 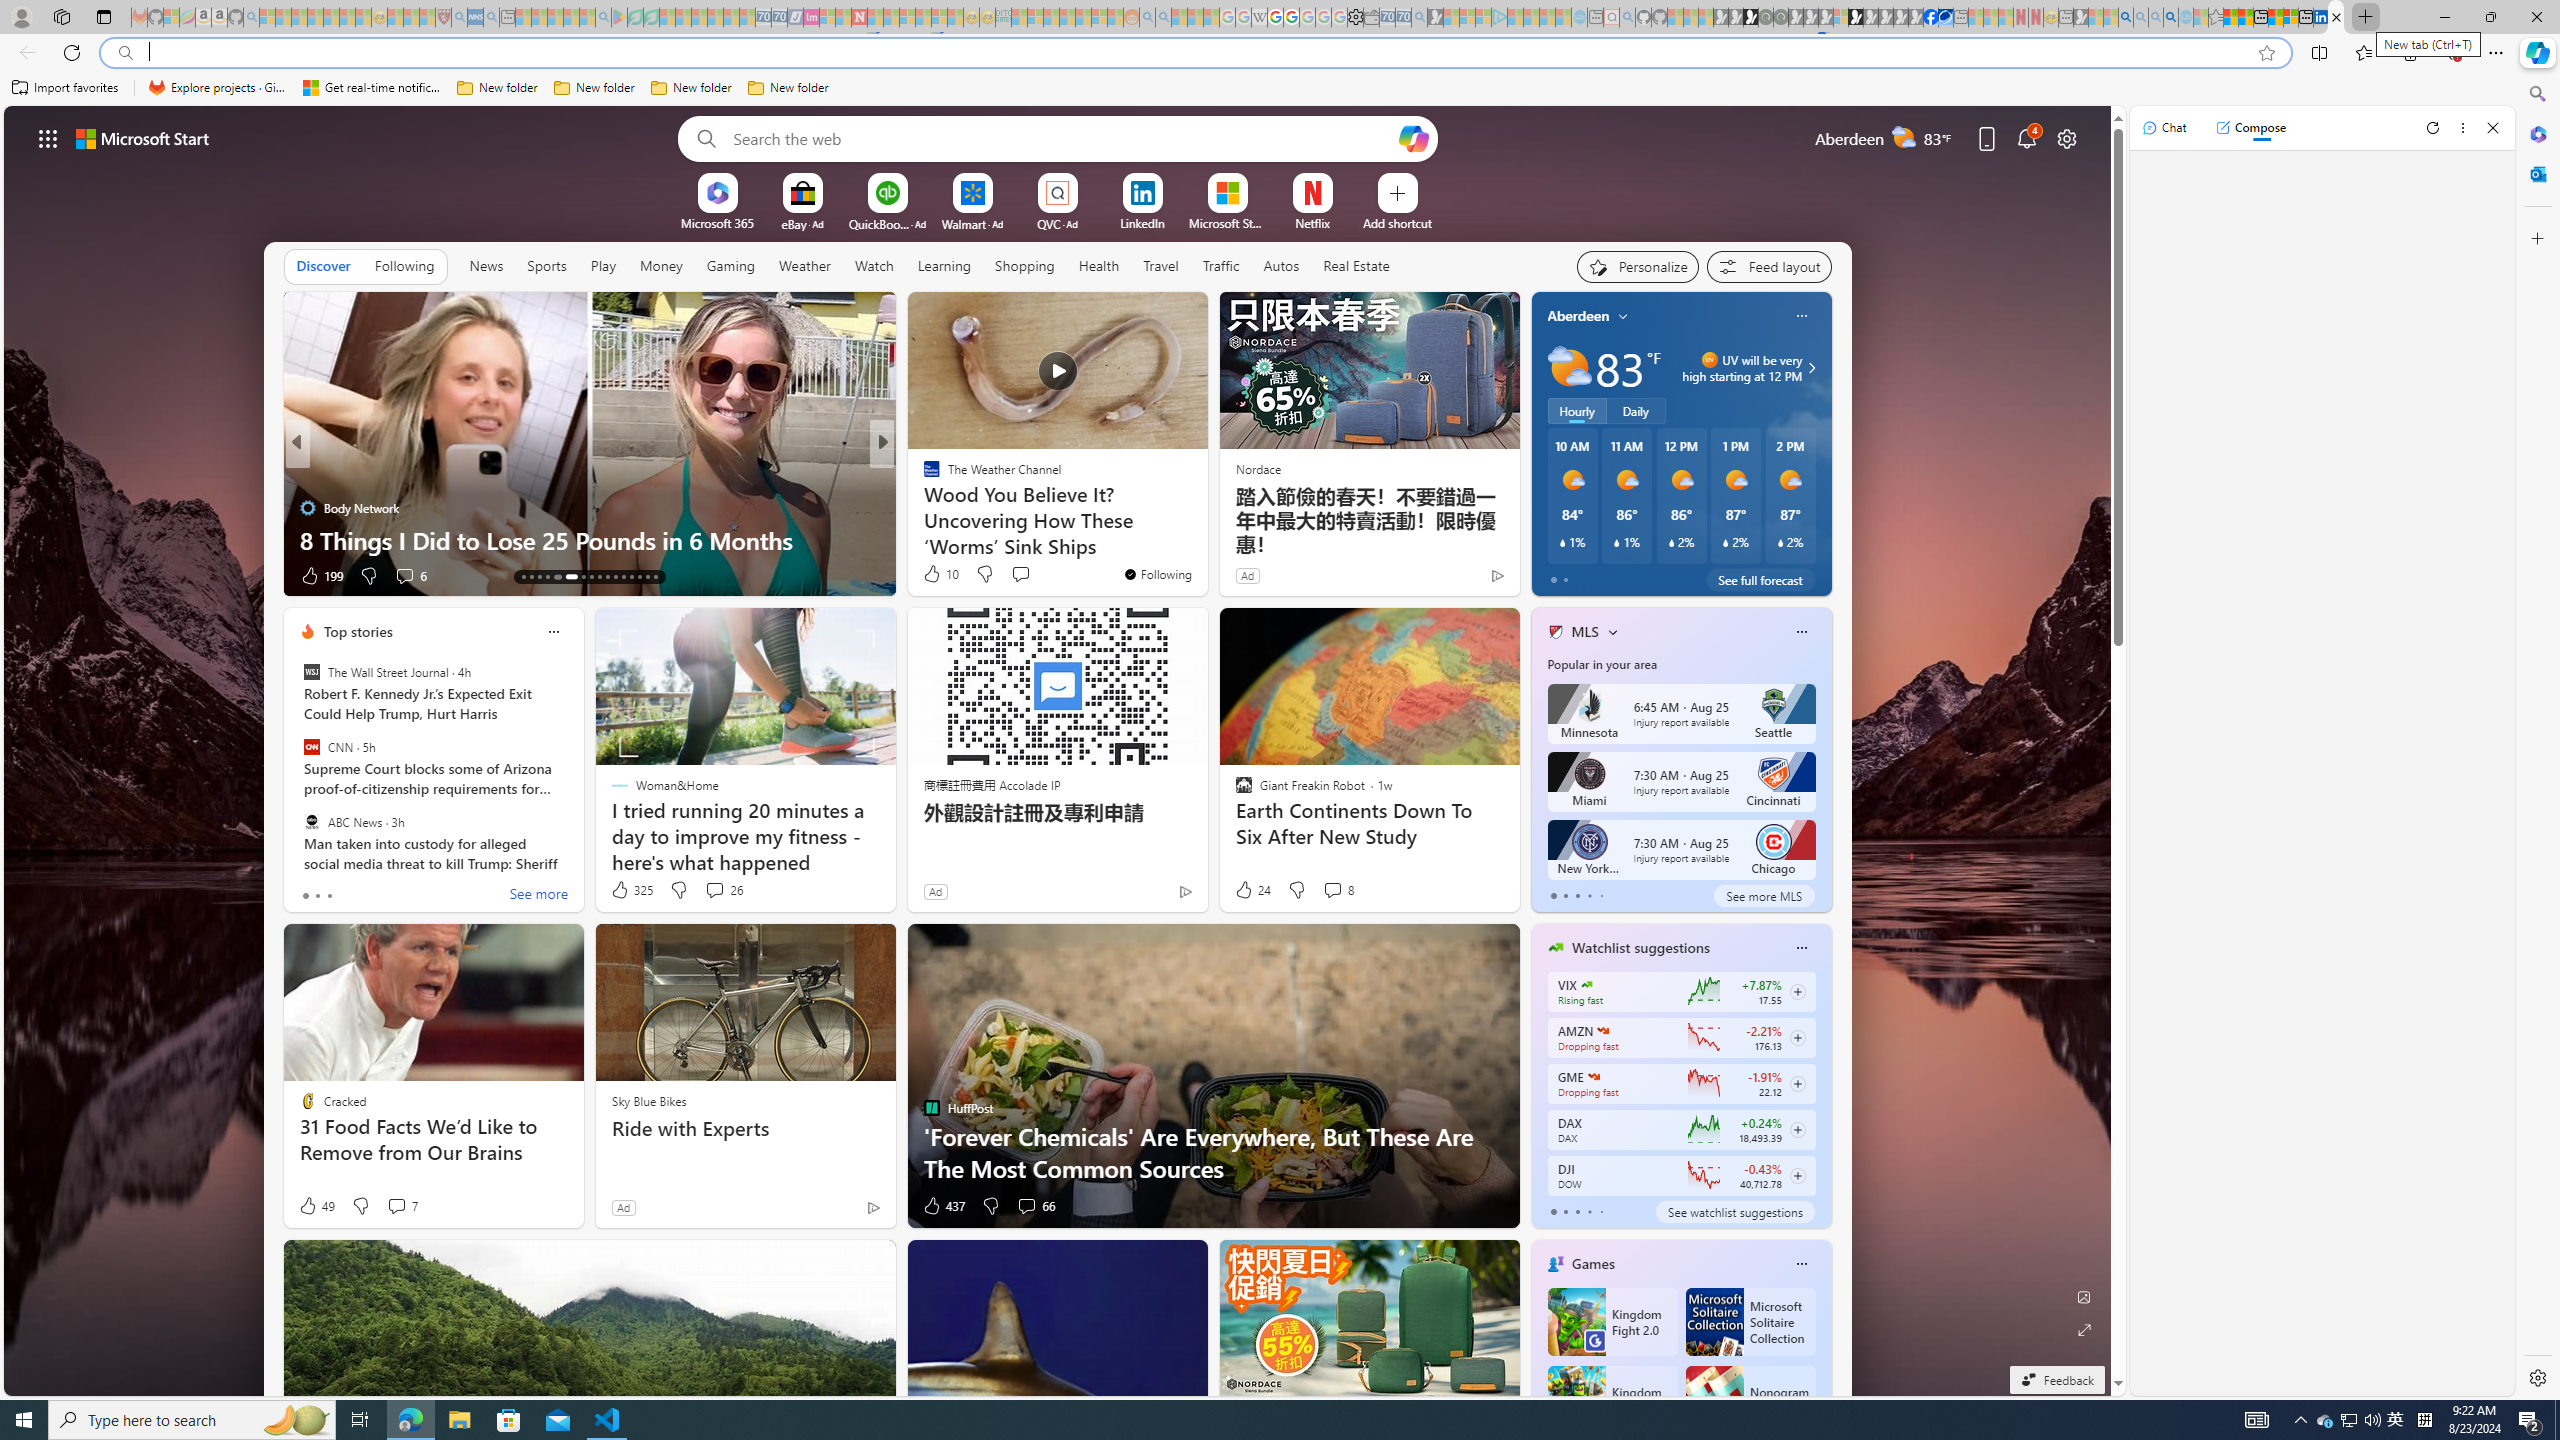 I want to click on 'AutomationID: tab-27', so click(x=647, y=577).